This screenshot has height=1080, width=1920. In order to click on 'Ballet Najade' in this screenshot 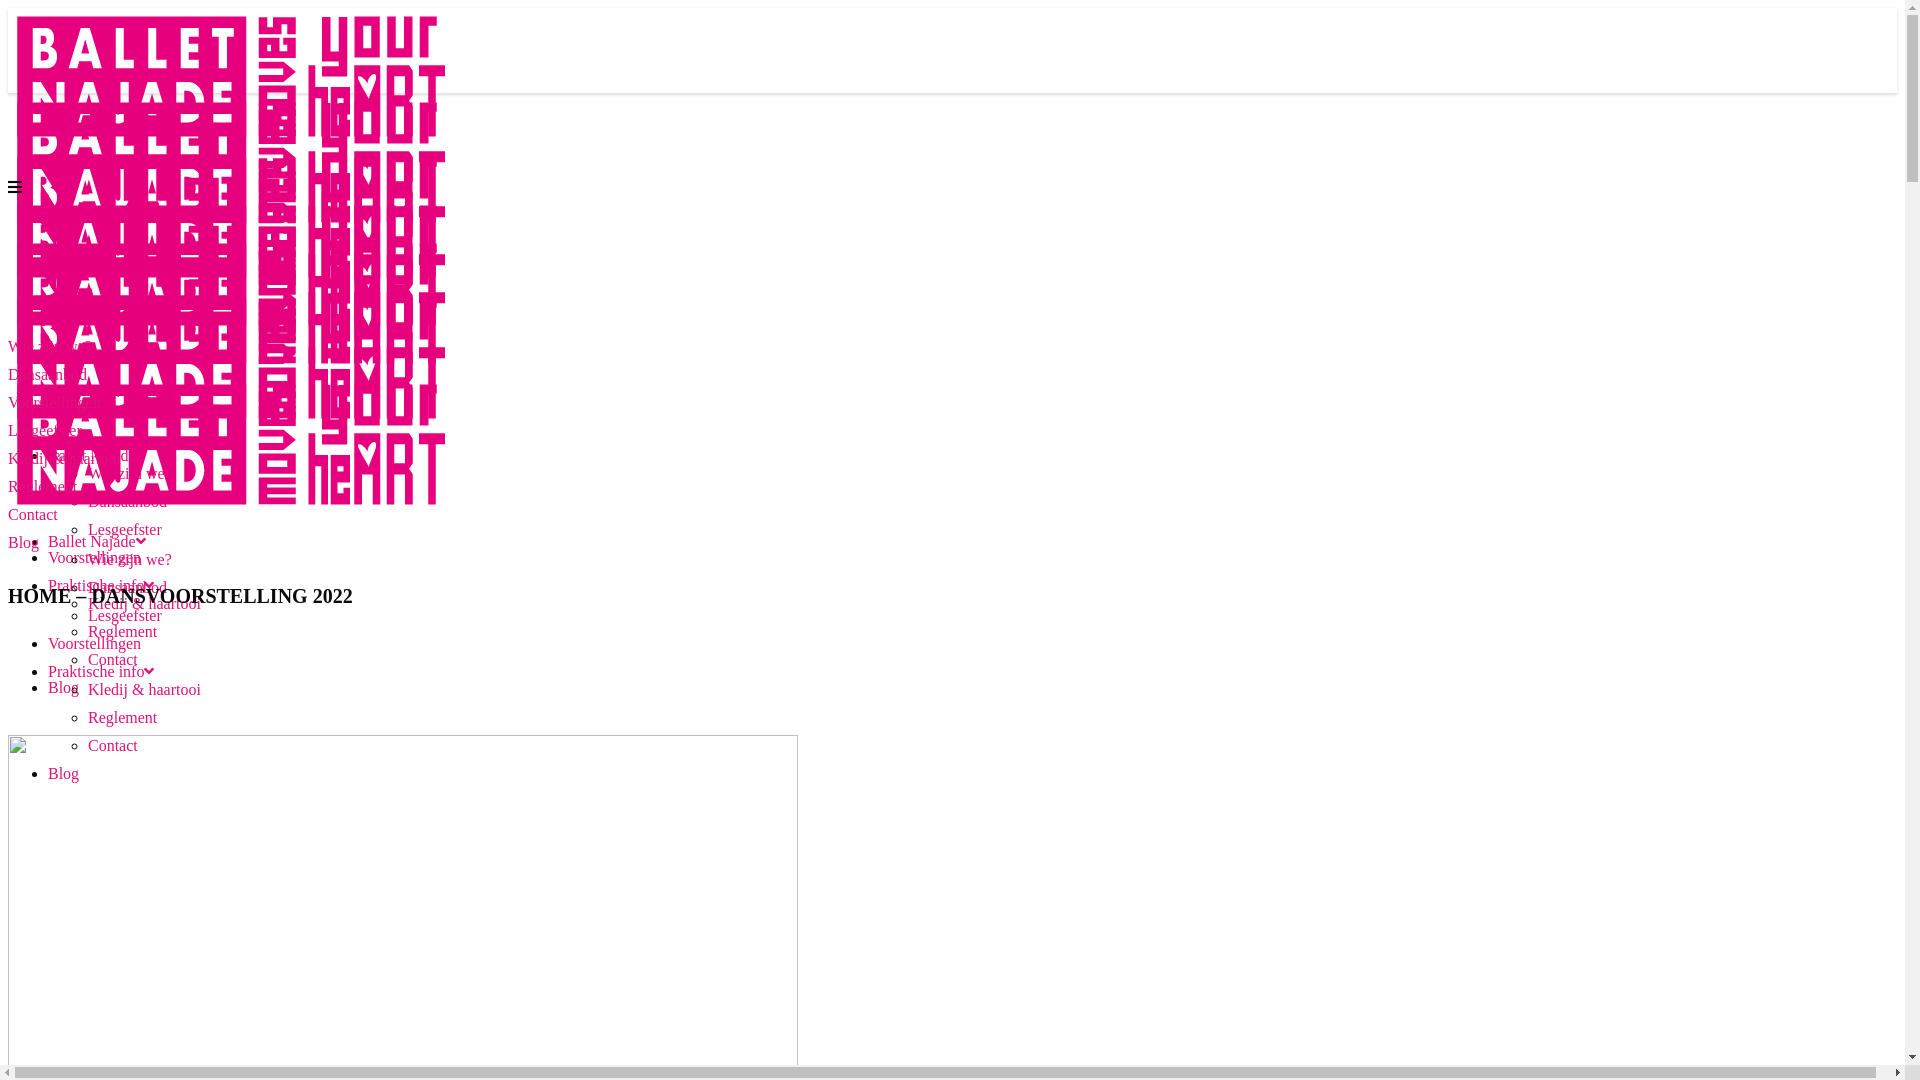, I will do `click(95, 541)`.